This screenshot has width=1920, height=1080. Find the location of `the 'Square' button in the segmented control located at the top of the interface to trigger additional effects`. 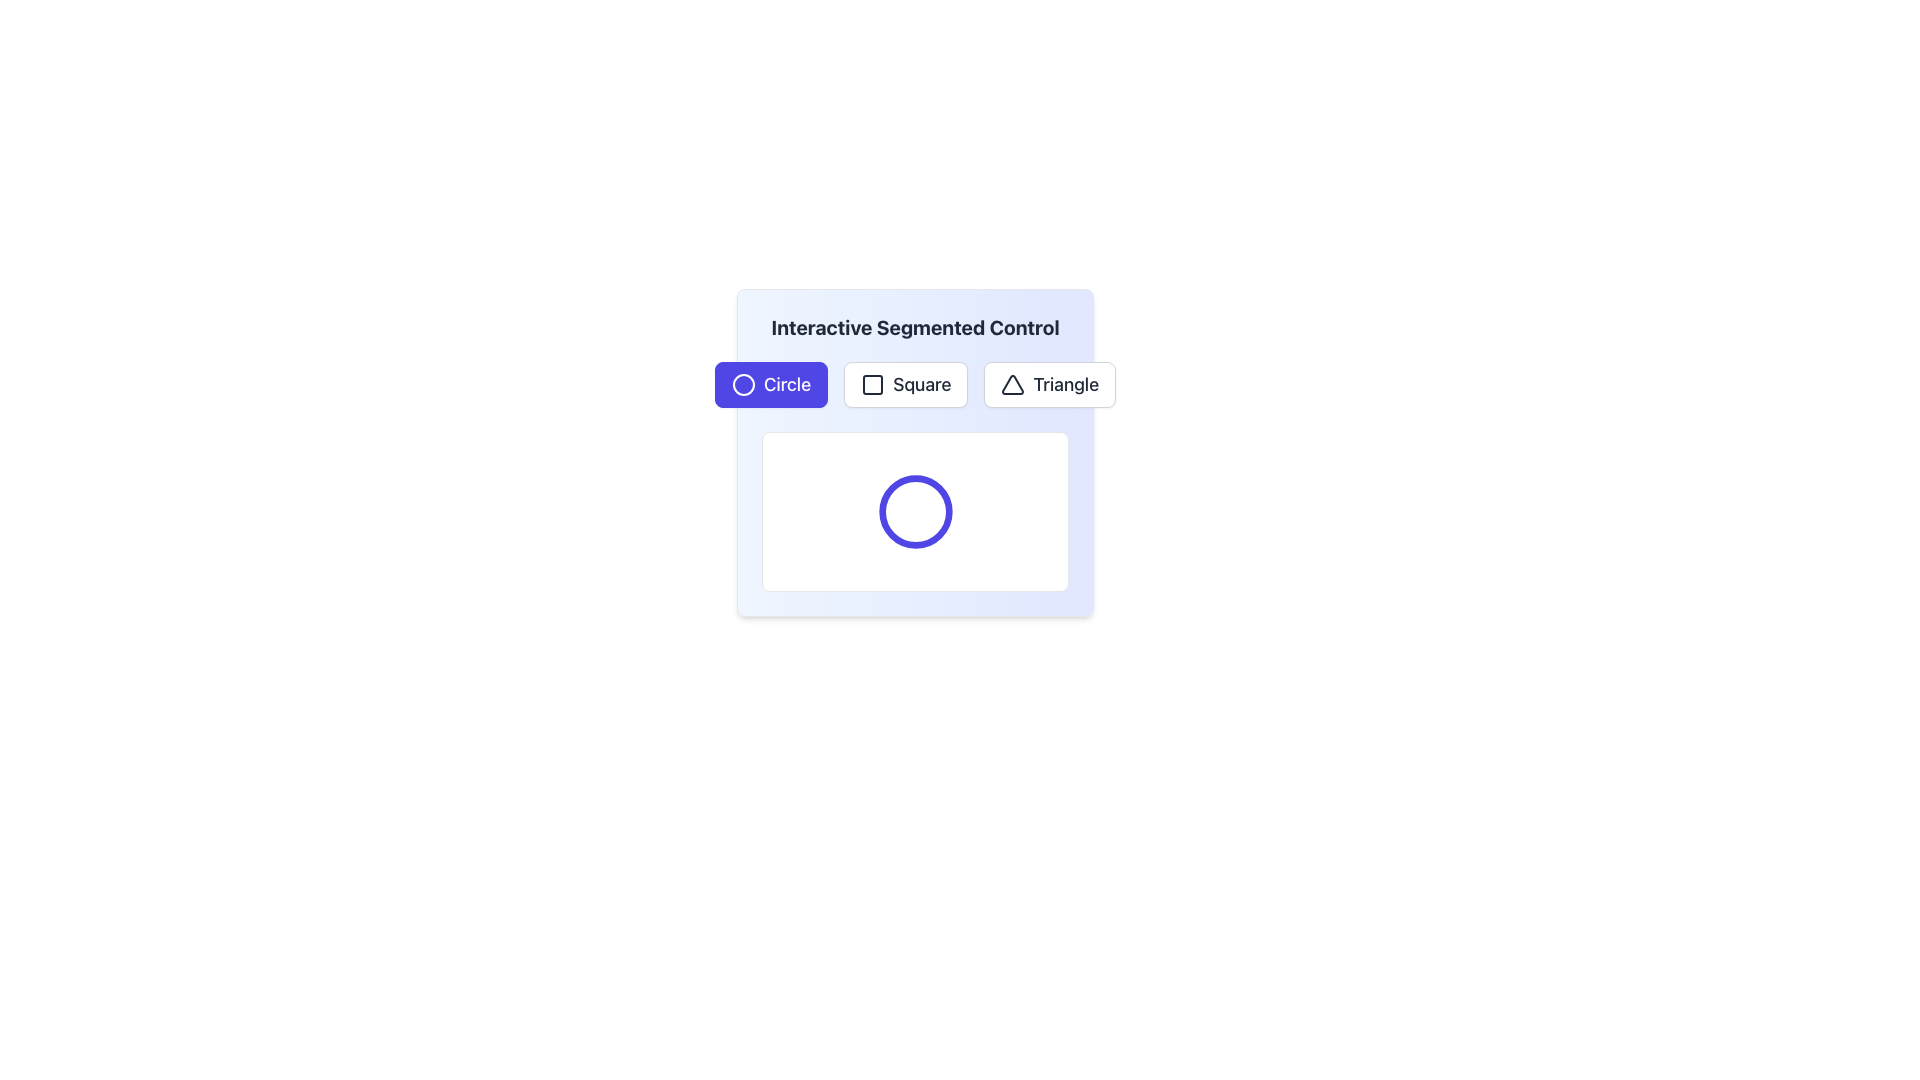

the 'Square' button in the segmented control located at the top of the interface to trigger additional effects is located at coordinates (905, 385).